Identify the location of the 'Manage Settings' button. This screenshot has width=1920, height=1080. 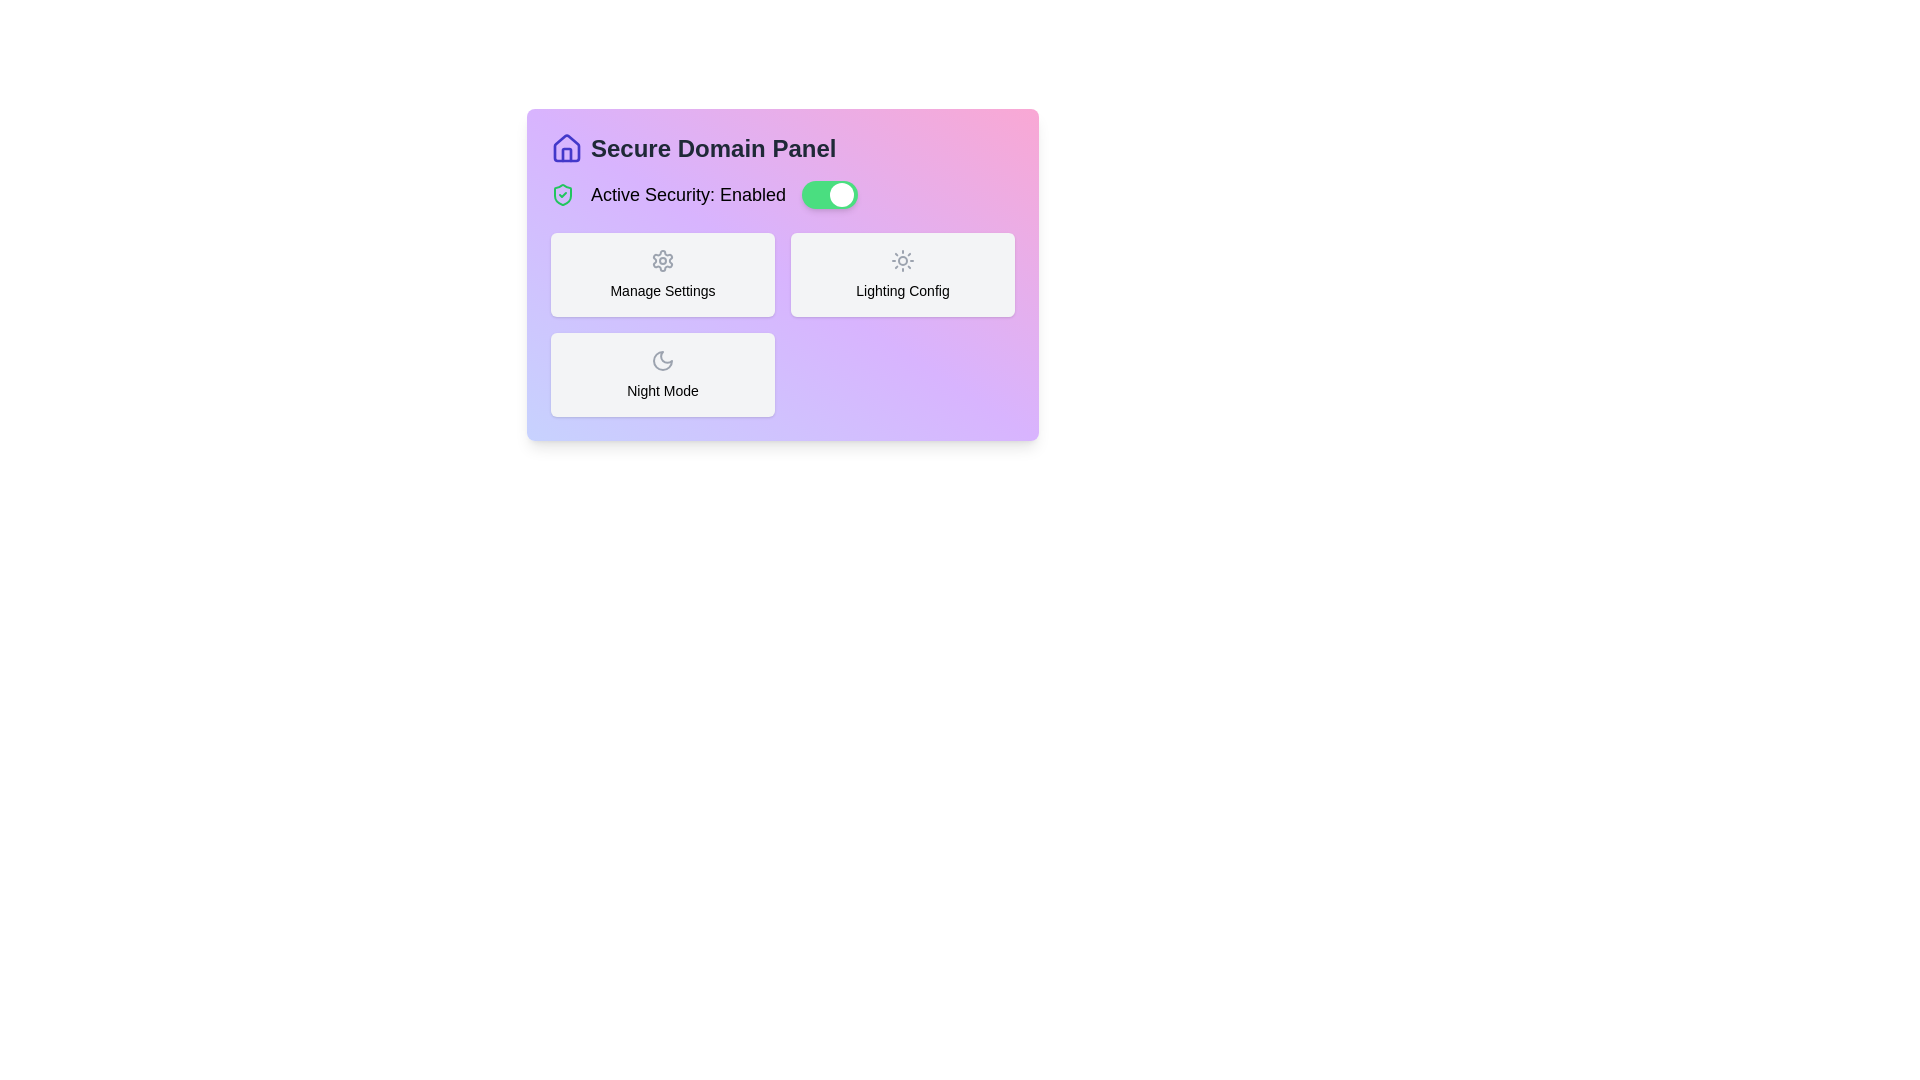
(662, 274).